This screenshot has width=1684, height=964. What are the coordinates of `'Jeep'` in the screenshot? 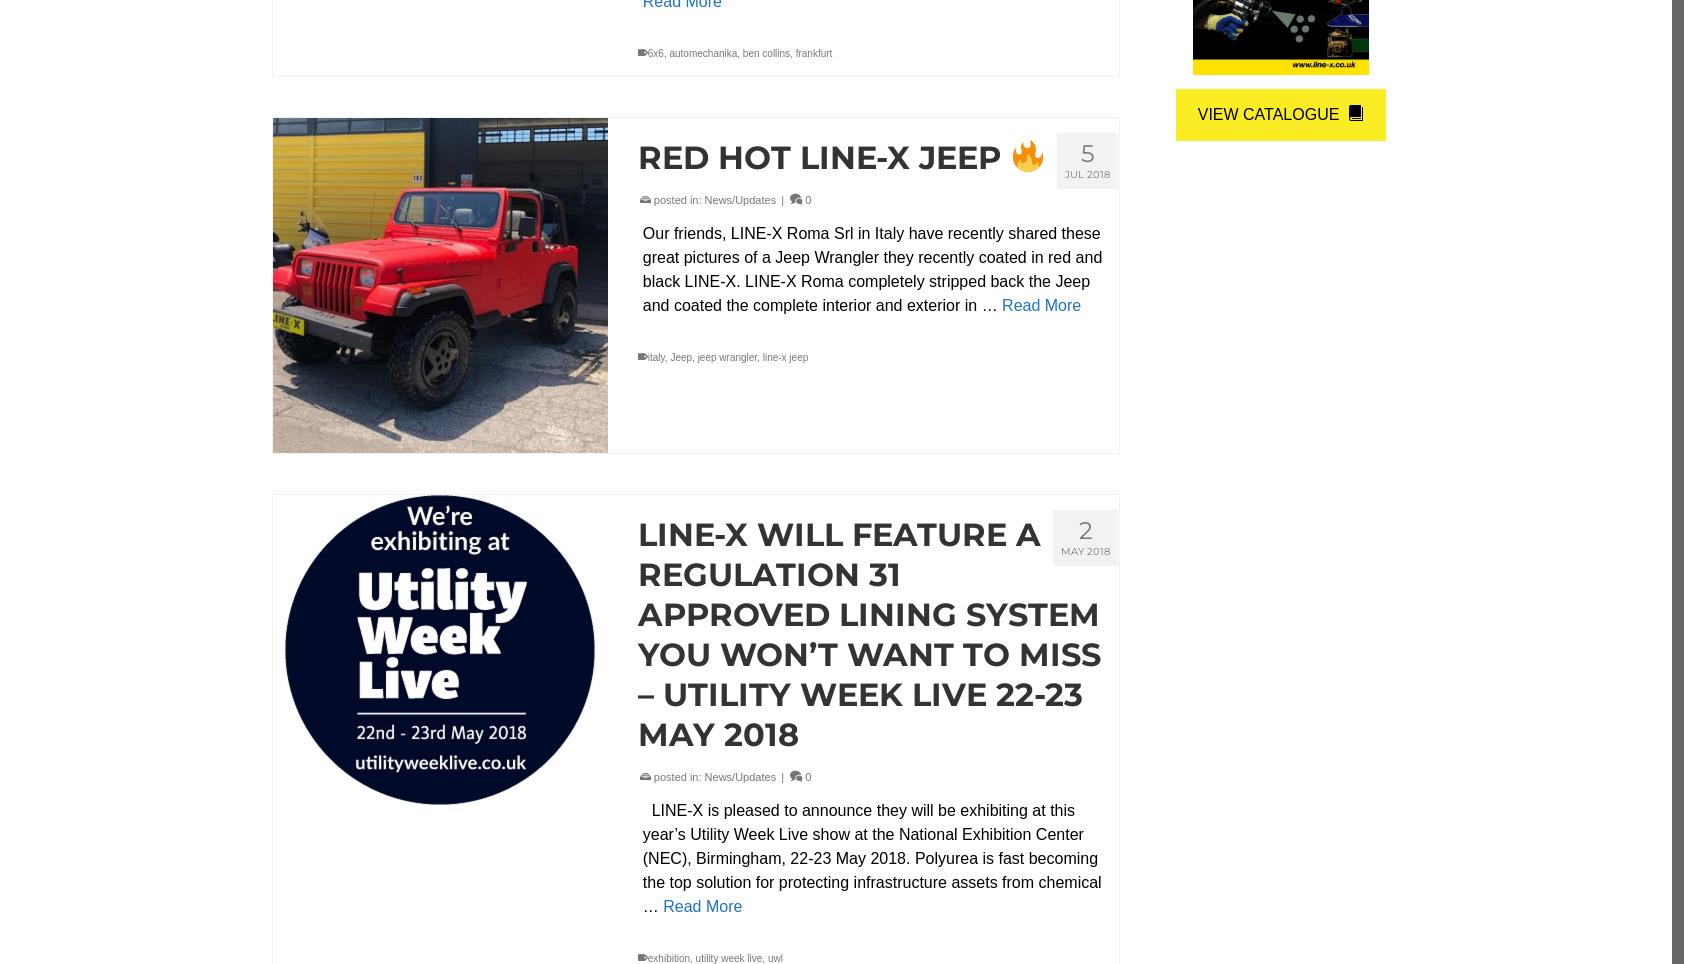 It's located at (681, 356).